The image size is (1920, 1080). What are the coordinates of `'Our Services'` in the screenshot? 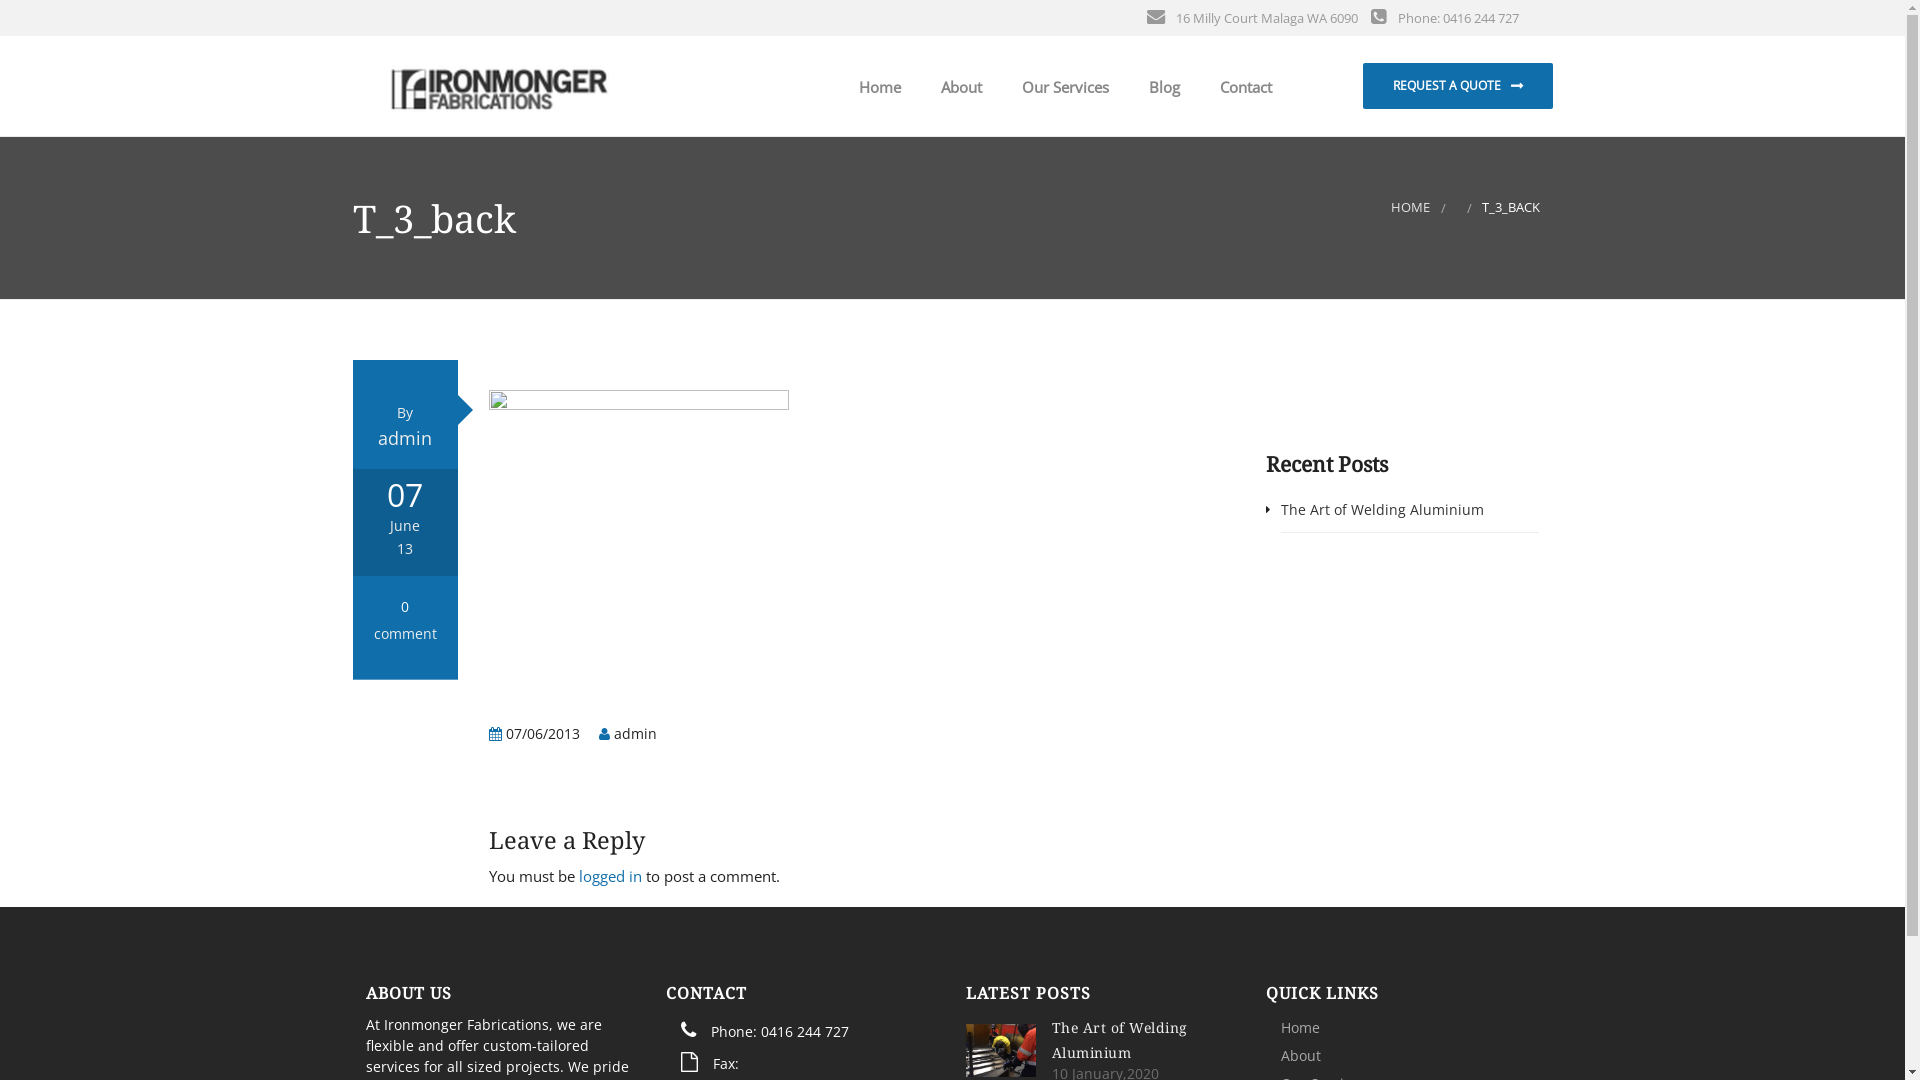 It's located at (1060, 86).